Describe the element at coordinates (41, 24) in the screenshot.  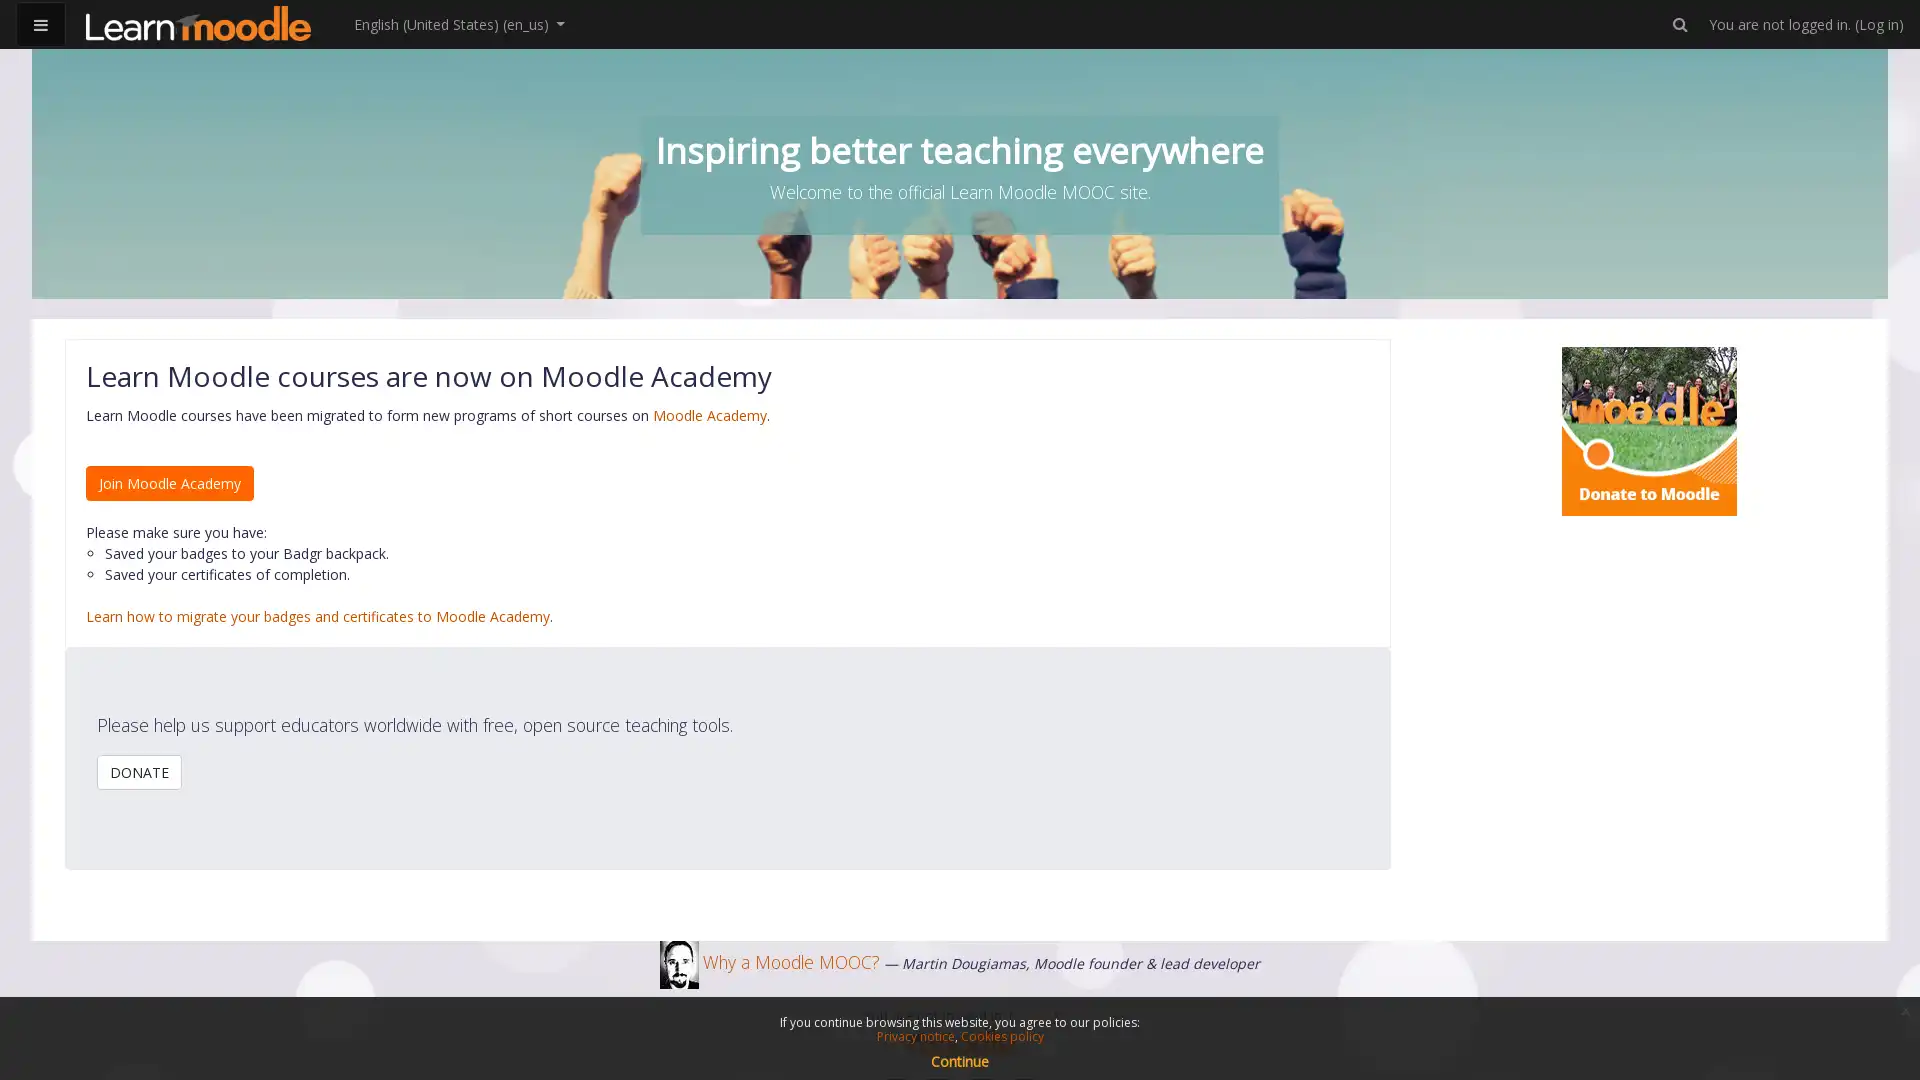
I see `Side panel` at that location.